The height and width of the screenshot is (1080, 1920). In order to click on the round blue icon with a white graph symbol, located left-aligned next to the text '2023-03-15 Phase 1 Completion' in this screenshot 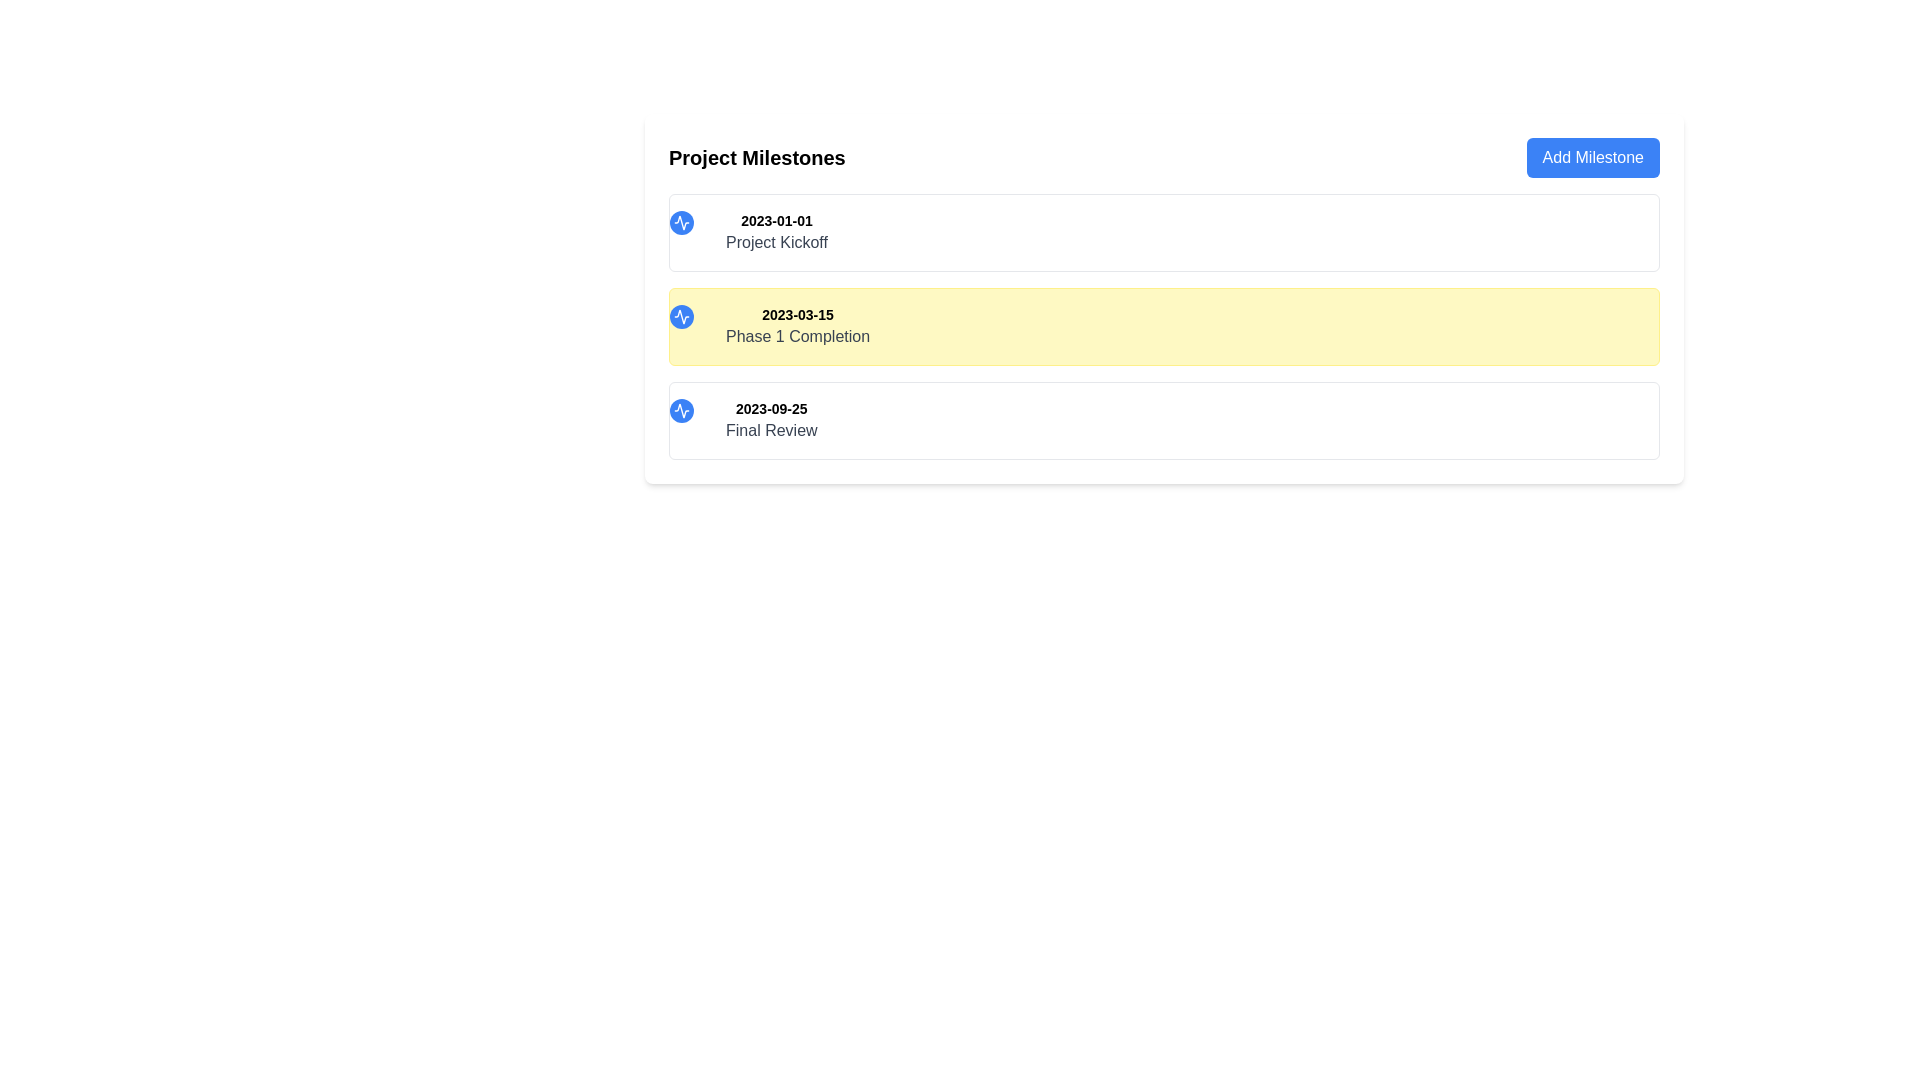, I will do `click(681, 315)`.